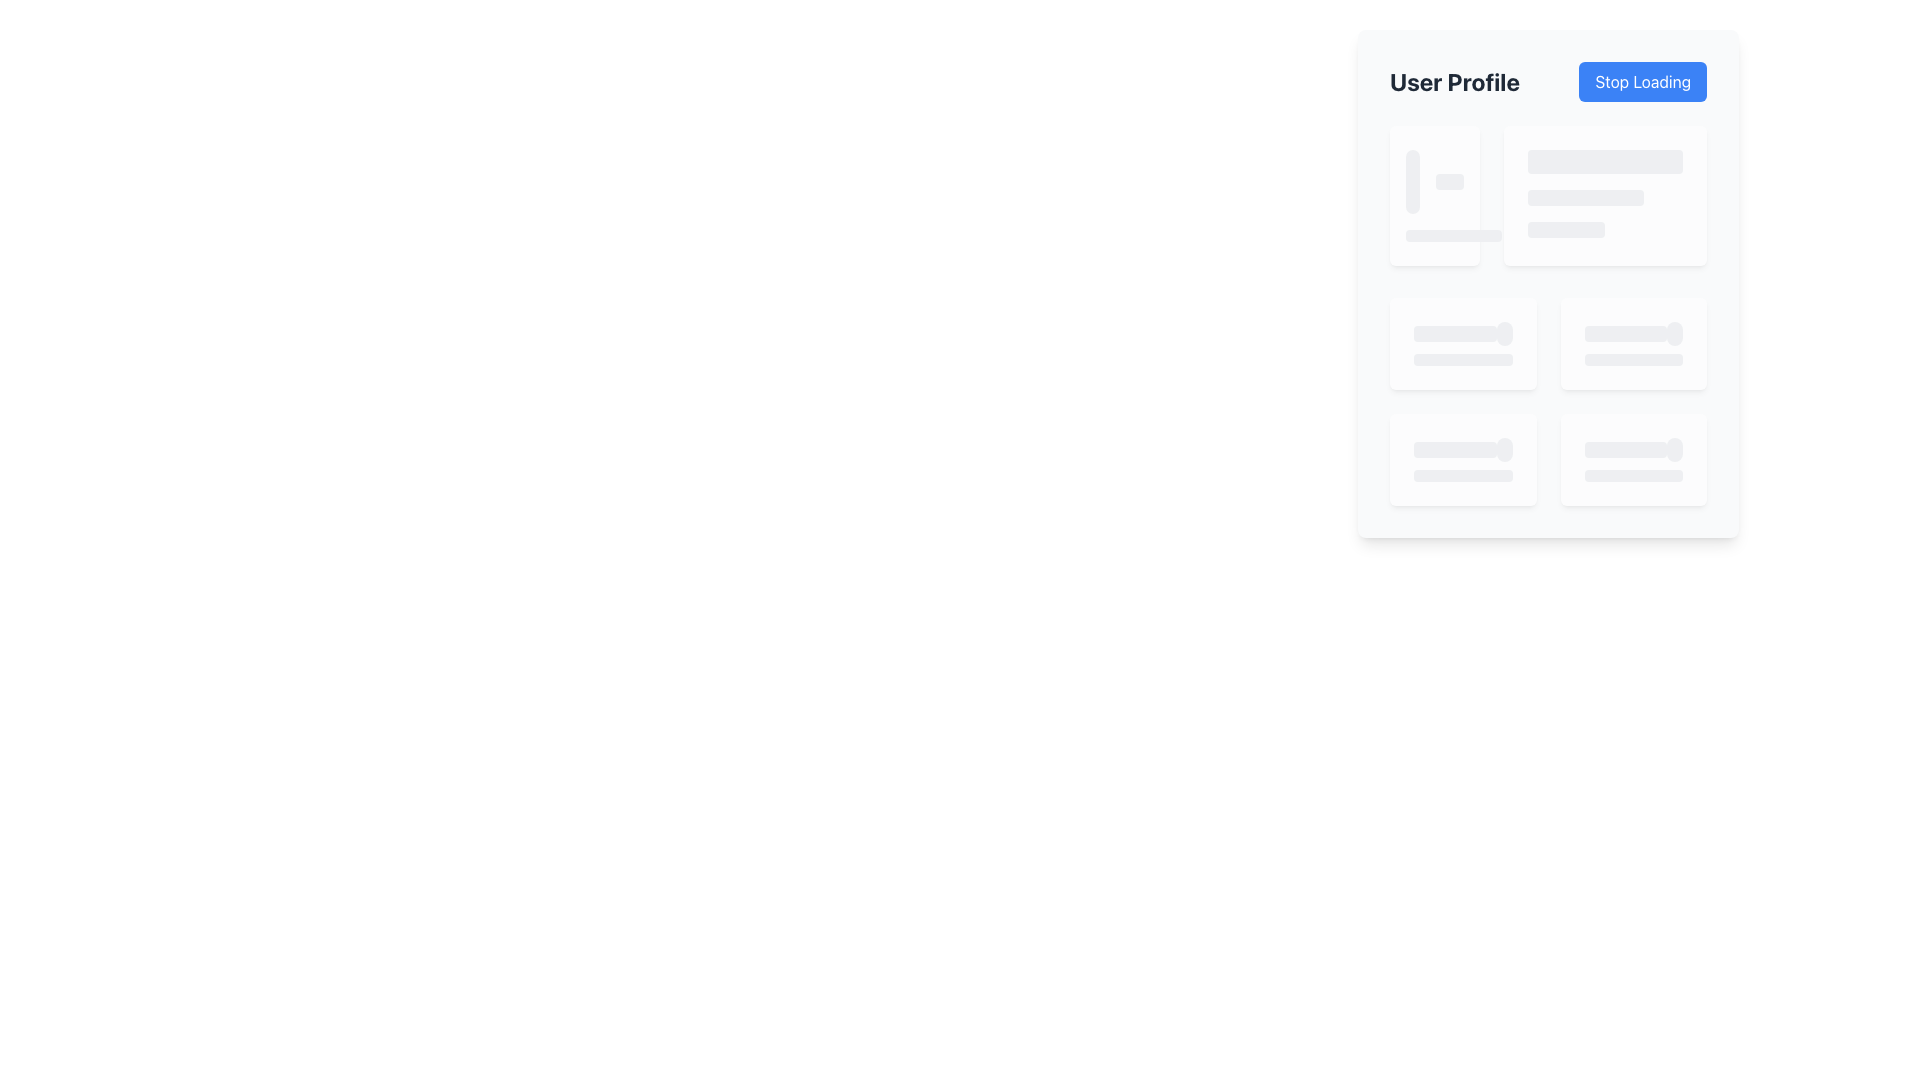  What do you see at coordinates (1633, 358) in the screenshot?
I see `the progress bar, which is a thin rectangle with a light gray background and rounded edges, positioned at the bottom of the card in the second column of a grid layout` at bounding box center [1633, 358].